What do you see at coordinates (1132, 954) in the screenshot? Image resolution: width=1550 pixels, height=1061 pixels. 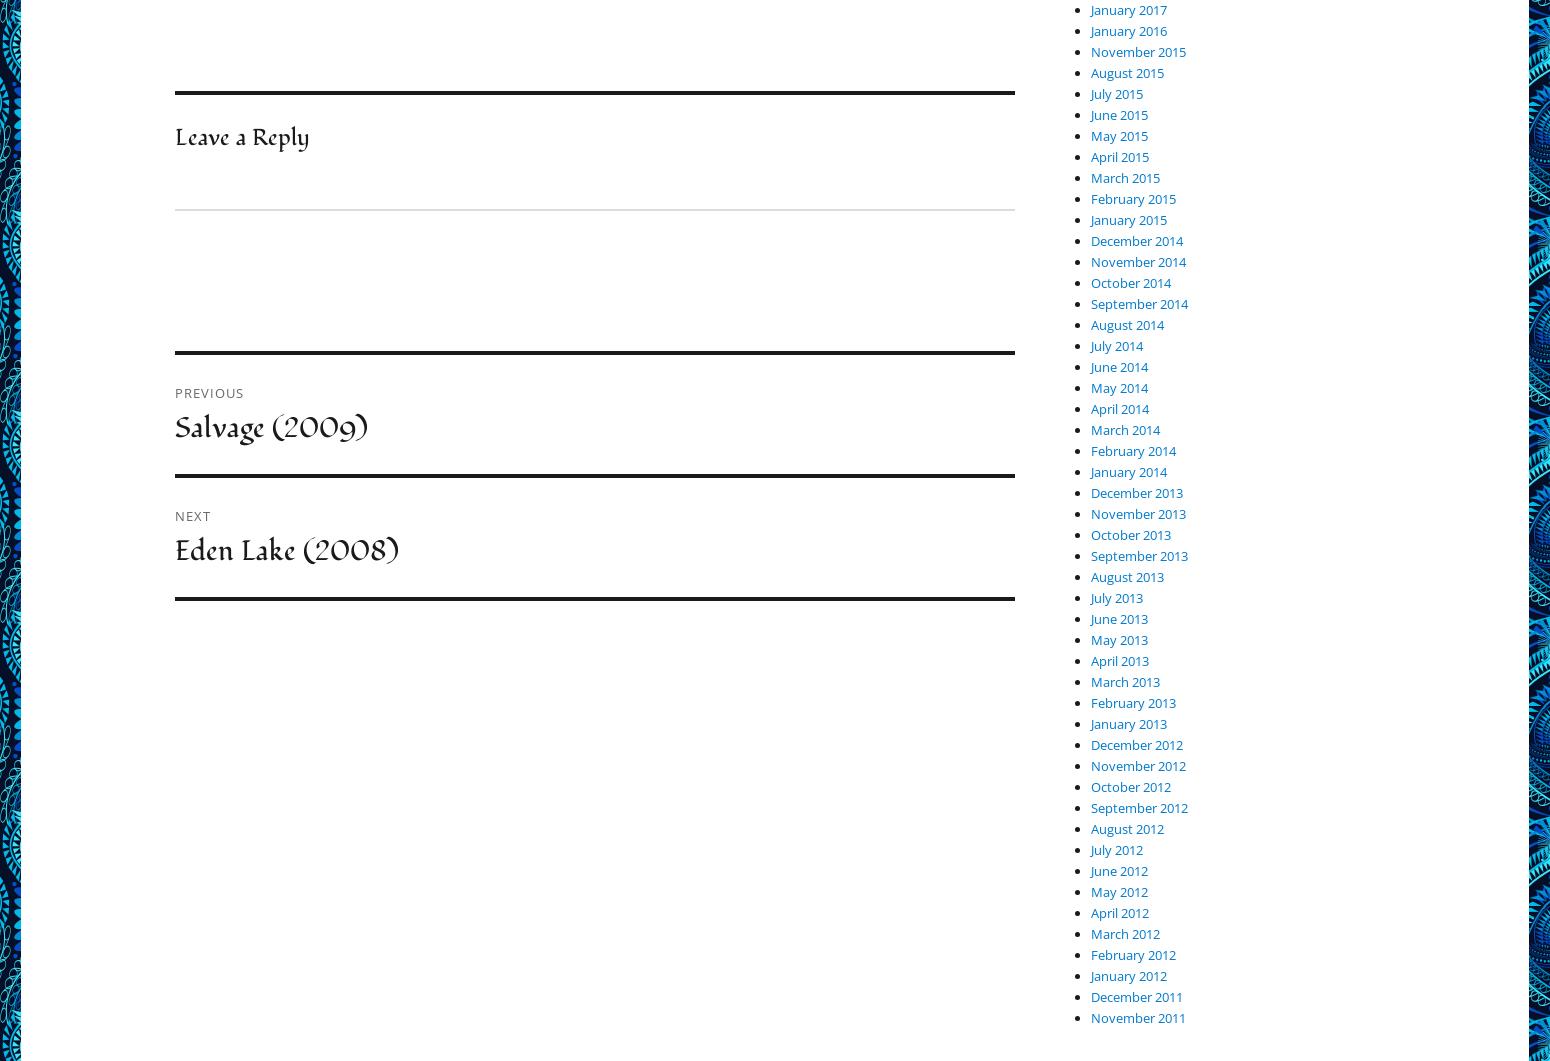 I see `'February 2012'` at bounding box center [1132, 954].